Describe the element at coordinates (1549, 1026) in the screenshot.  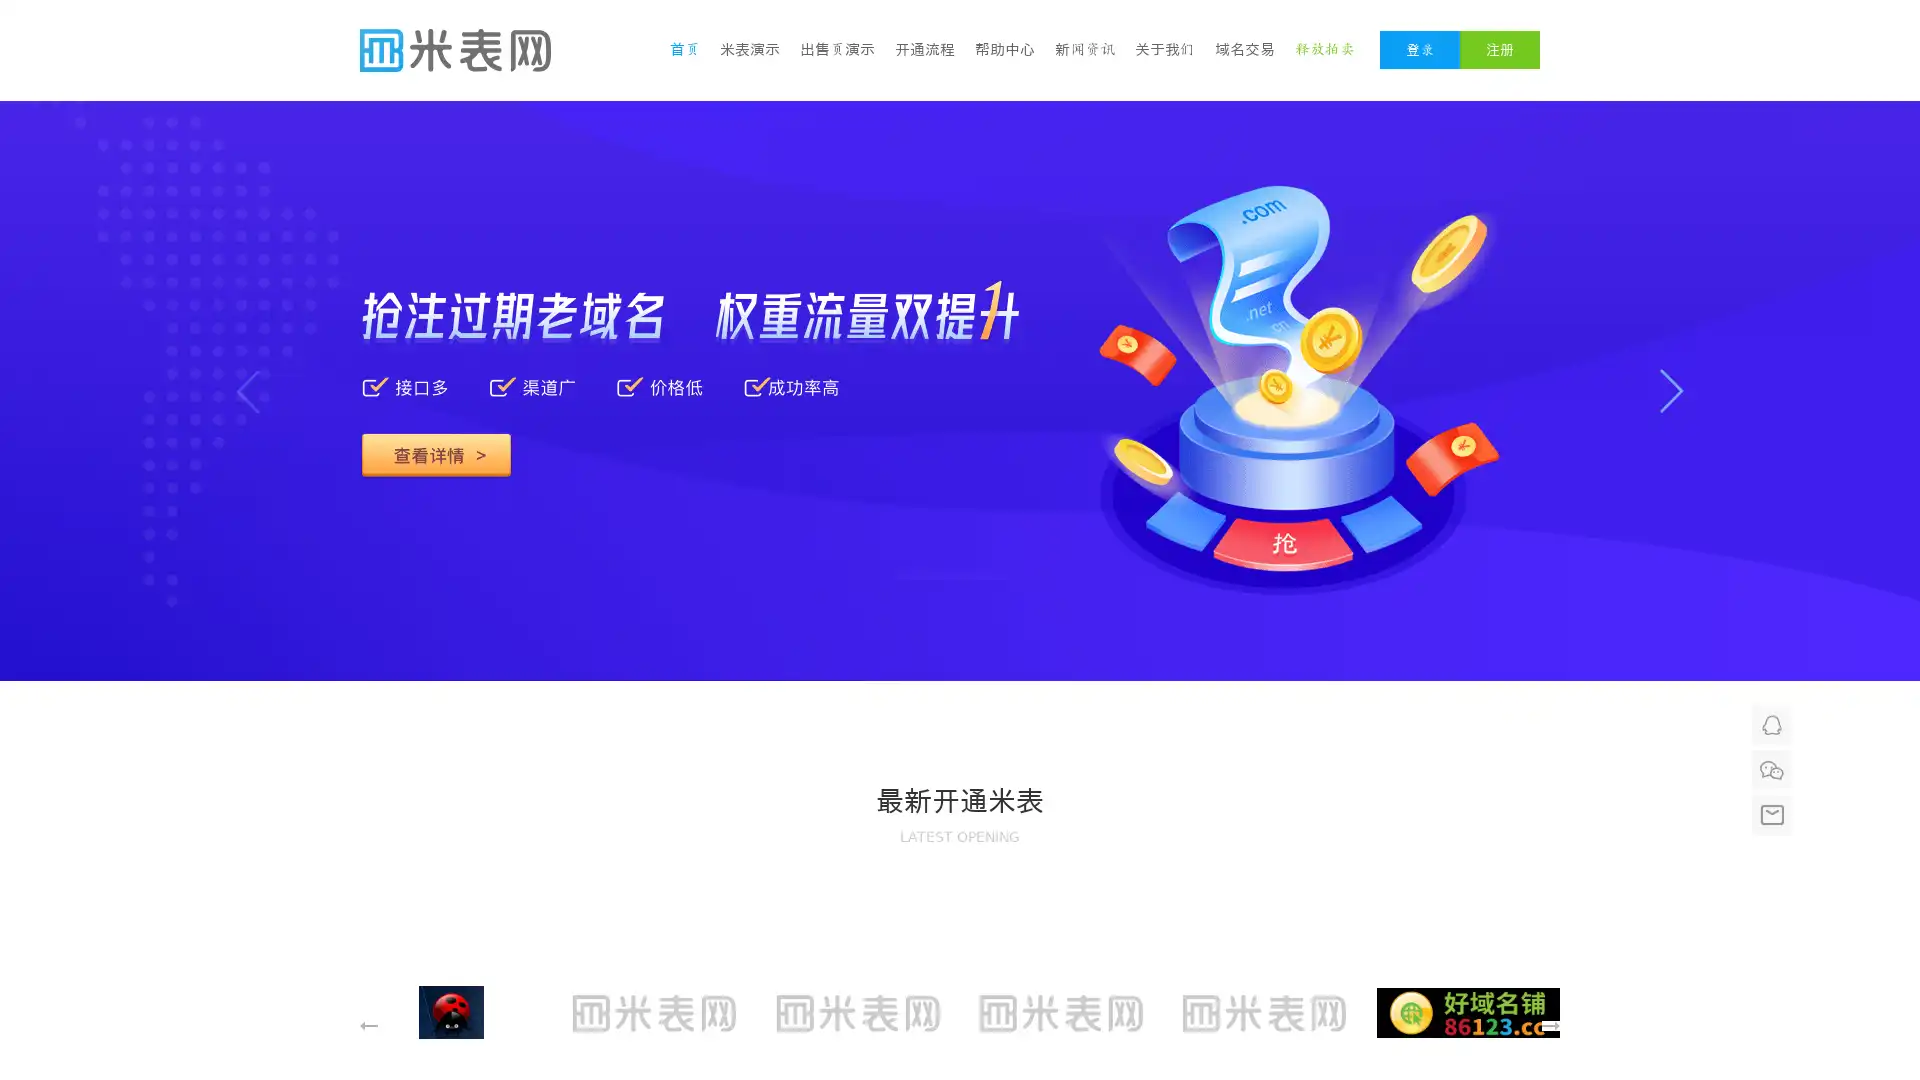
I see `Next slide` at that location.